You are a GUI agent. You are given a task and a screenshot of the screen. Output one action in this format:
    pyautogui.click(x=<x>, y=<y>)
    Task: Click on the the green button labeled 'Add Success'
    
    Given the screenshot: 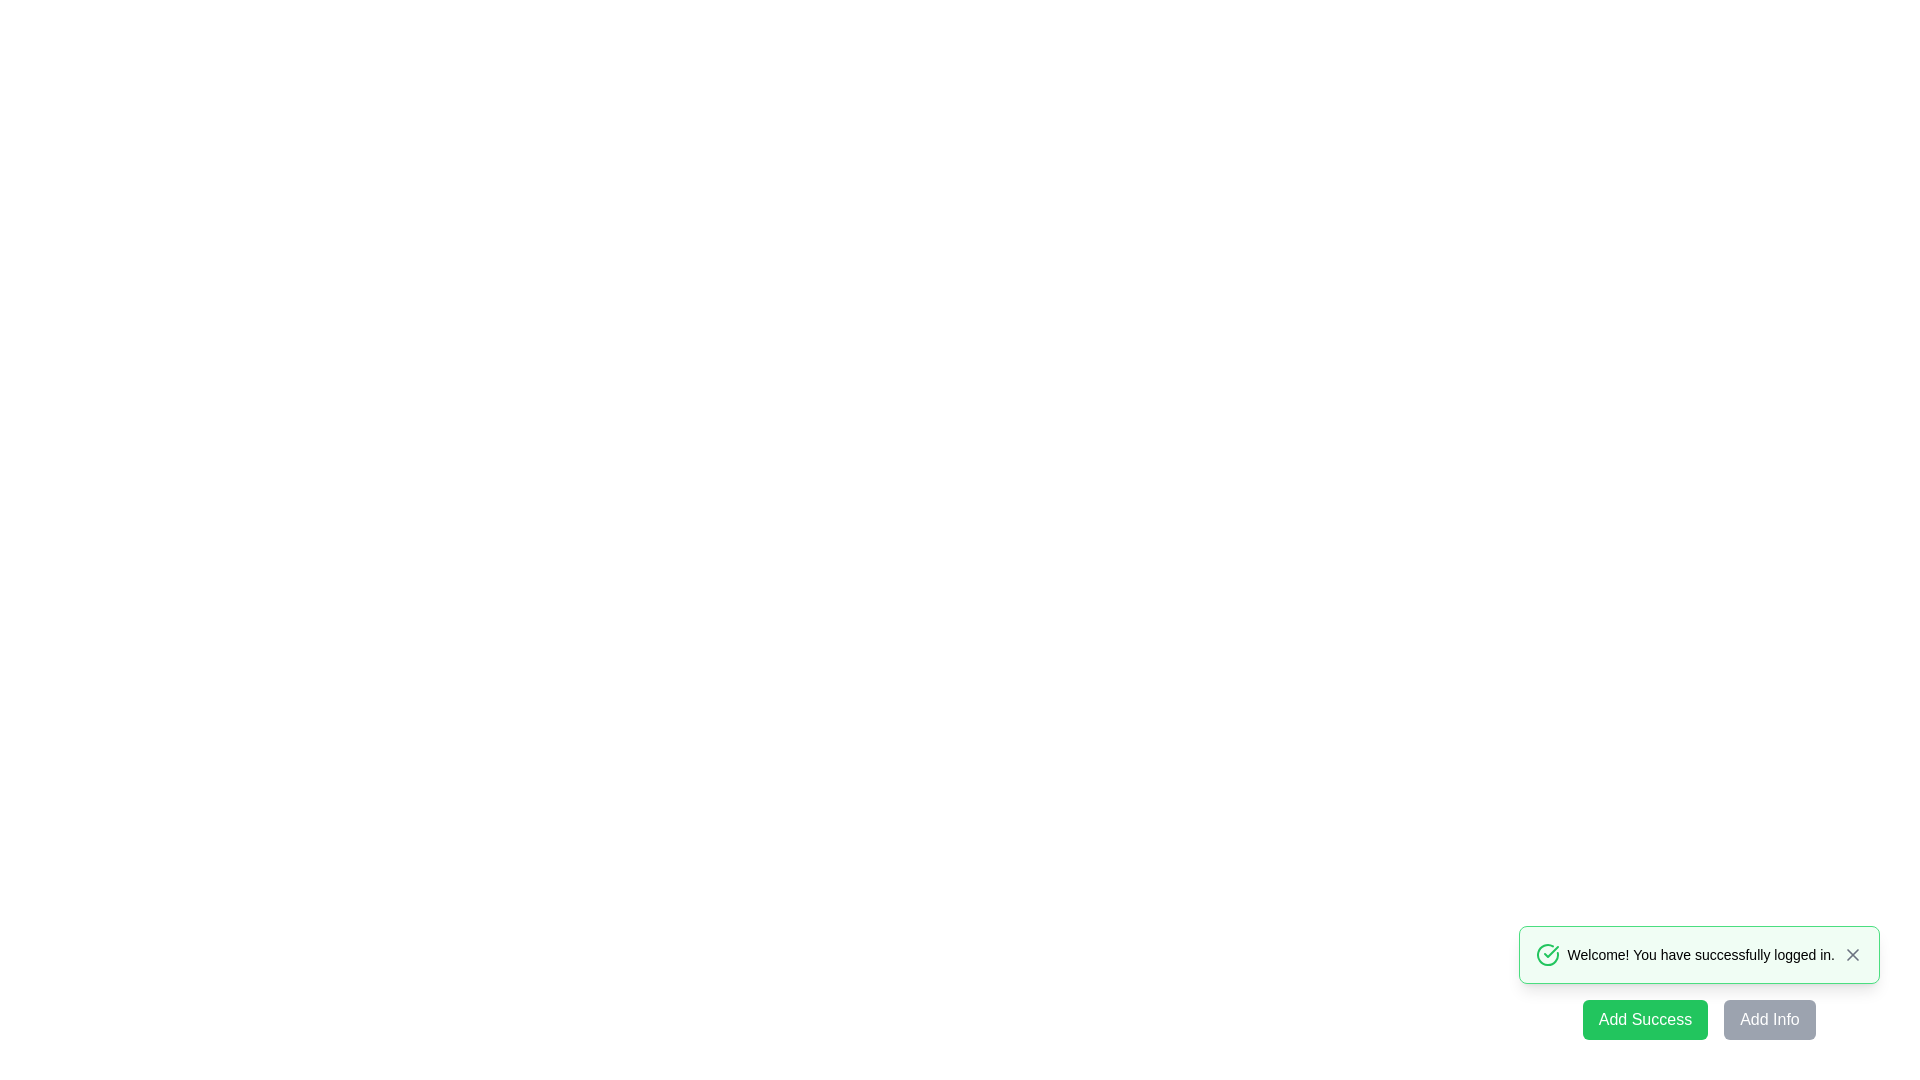 What is the action you would take?
    pyautogui.click(x=1645, y=1019)
    